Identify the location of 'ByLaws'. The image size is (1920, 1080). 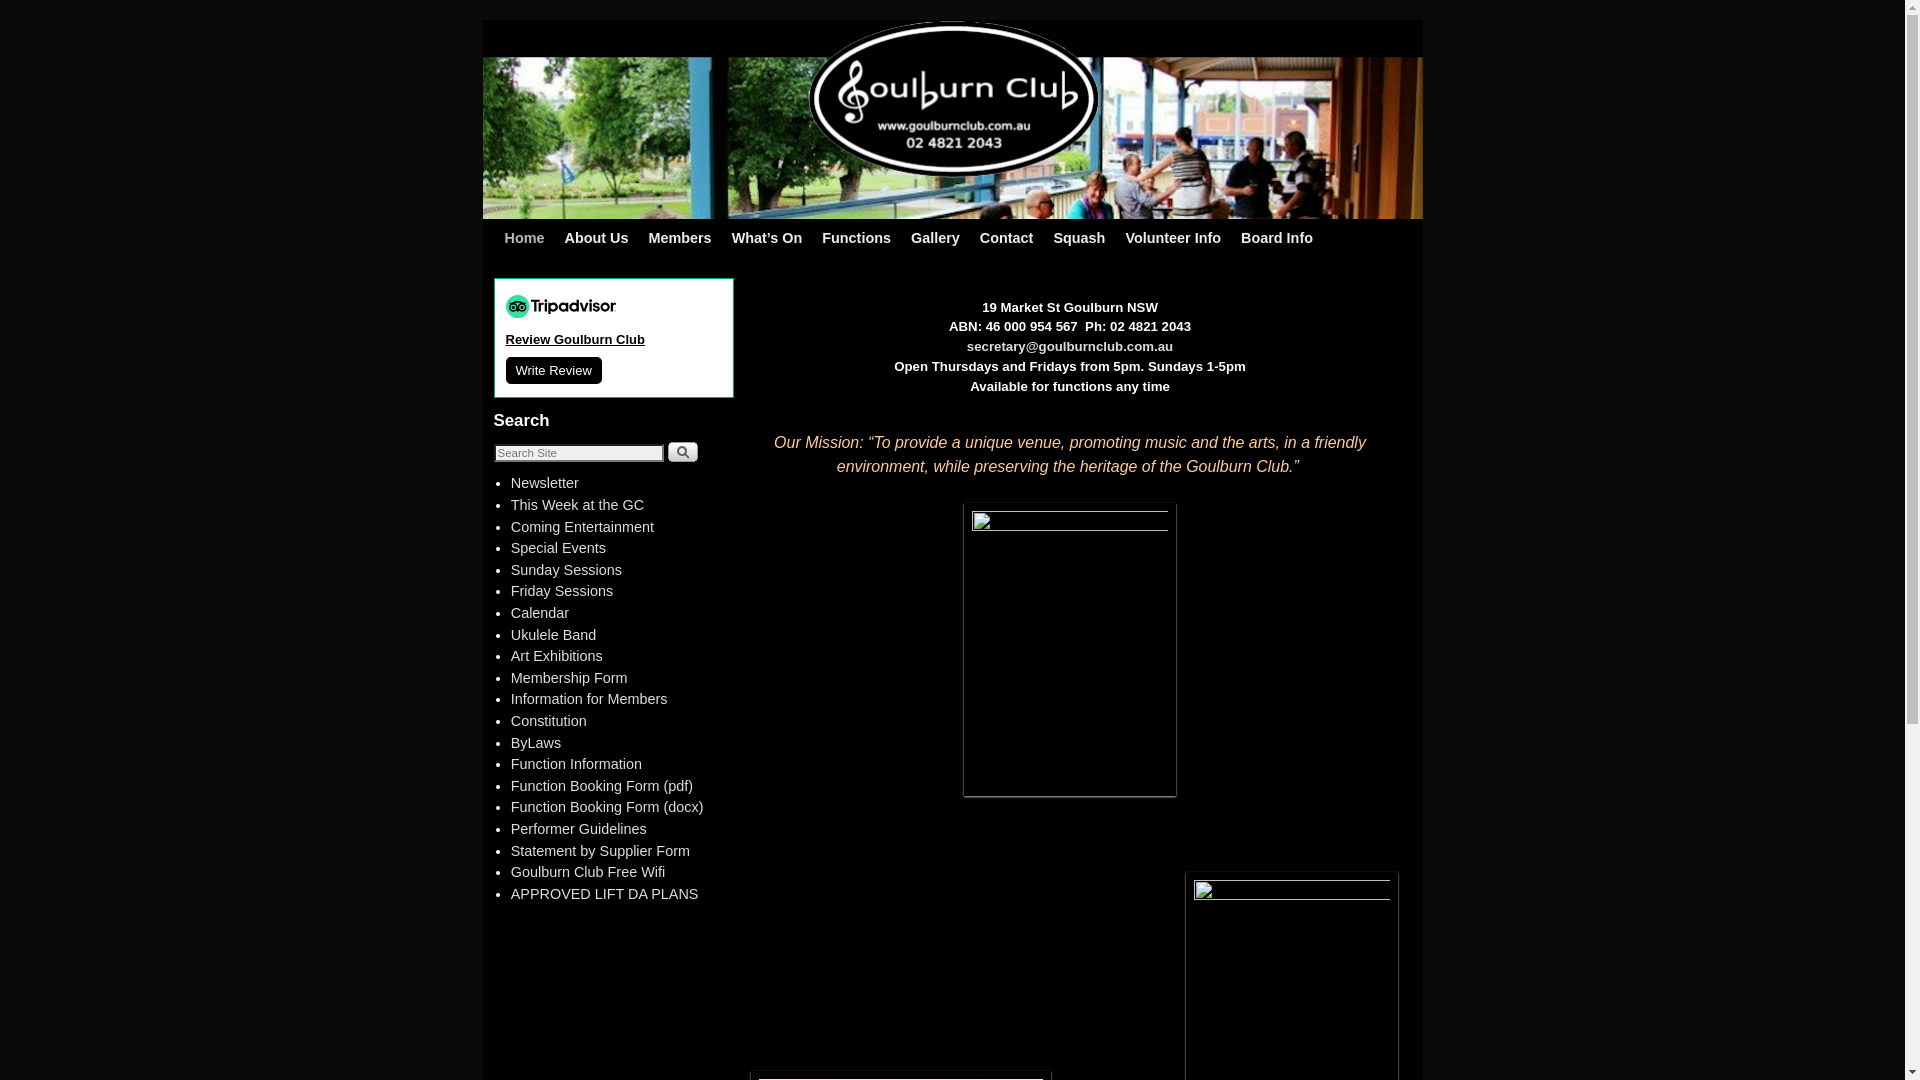
(536, 743).